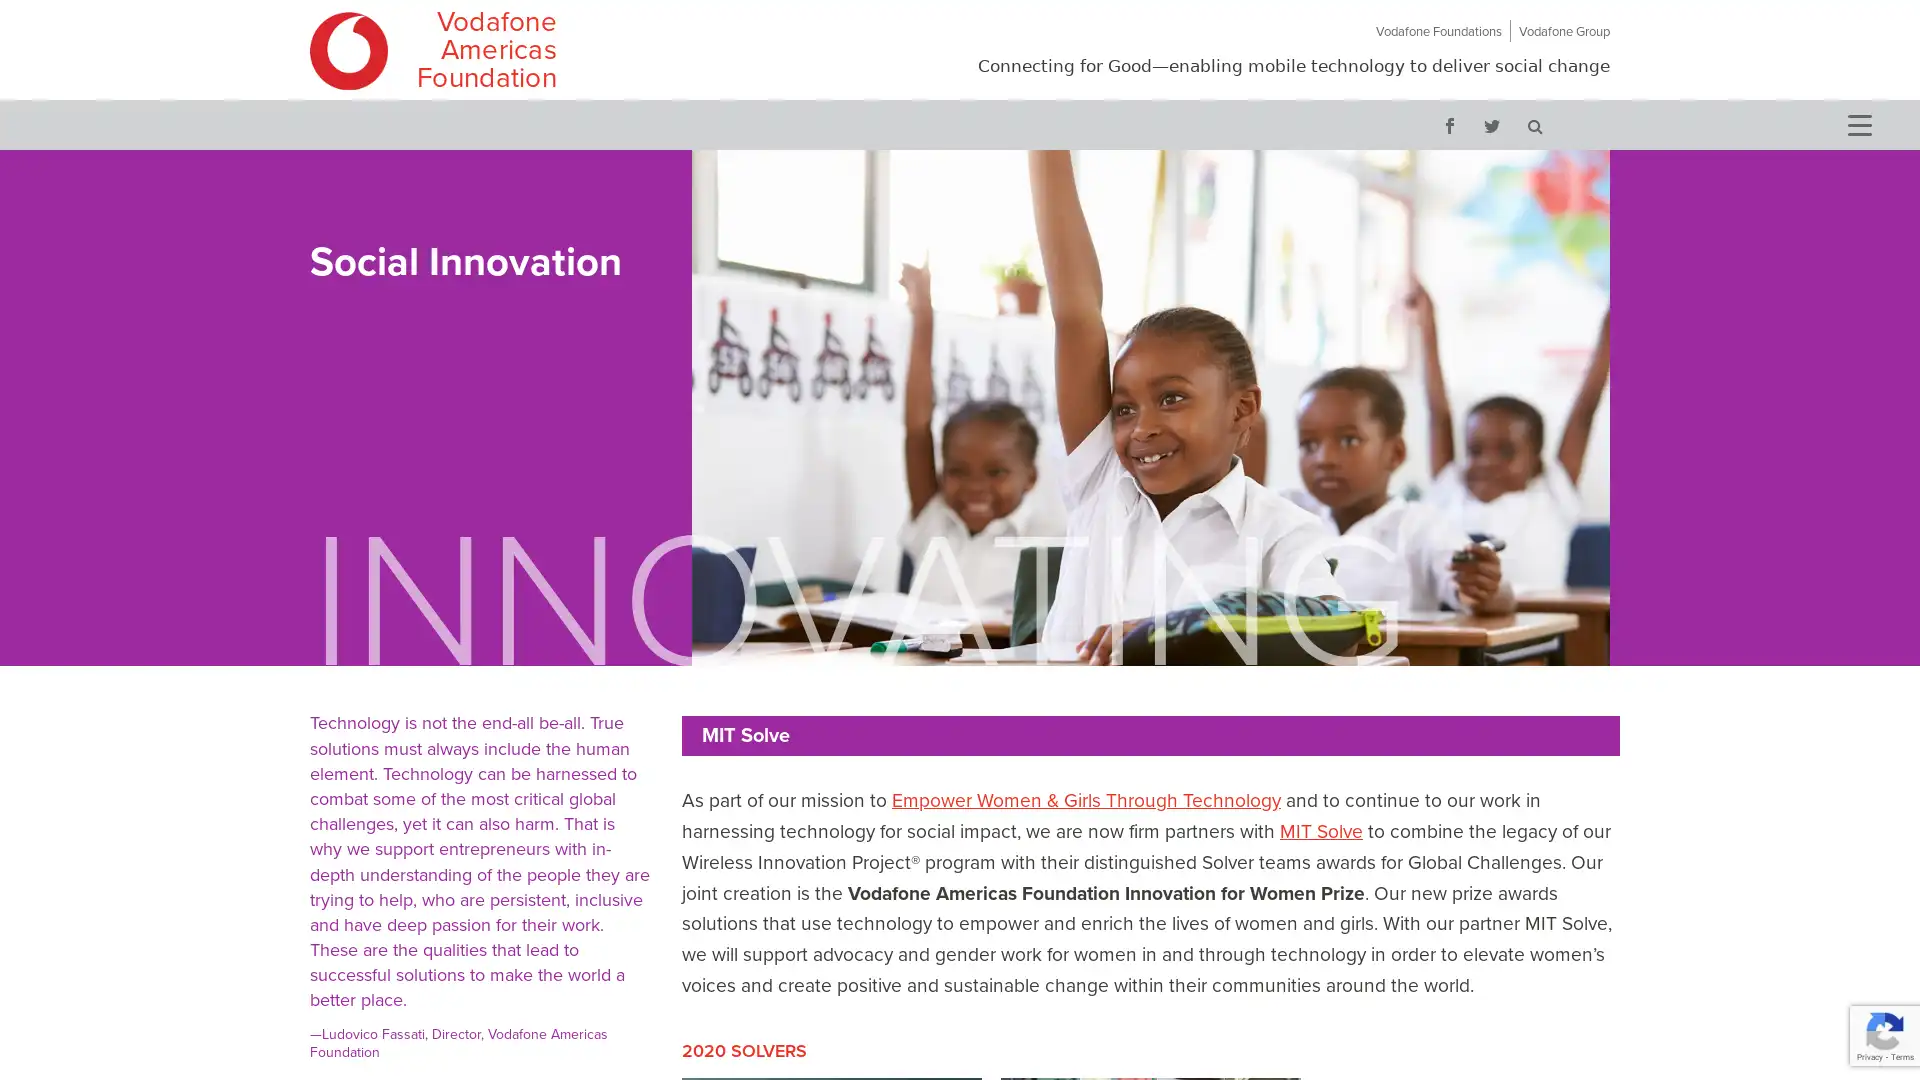 The image size is (1920, 1080). Describe the element at coordinates (1534, 124) in the screenshot. I see `GO` at that location.